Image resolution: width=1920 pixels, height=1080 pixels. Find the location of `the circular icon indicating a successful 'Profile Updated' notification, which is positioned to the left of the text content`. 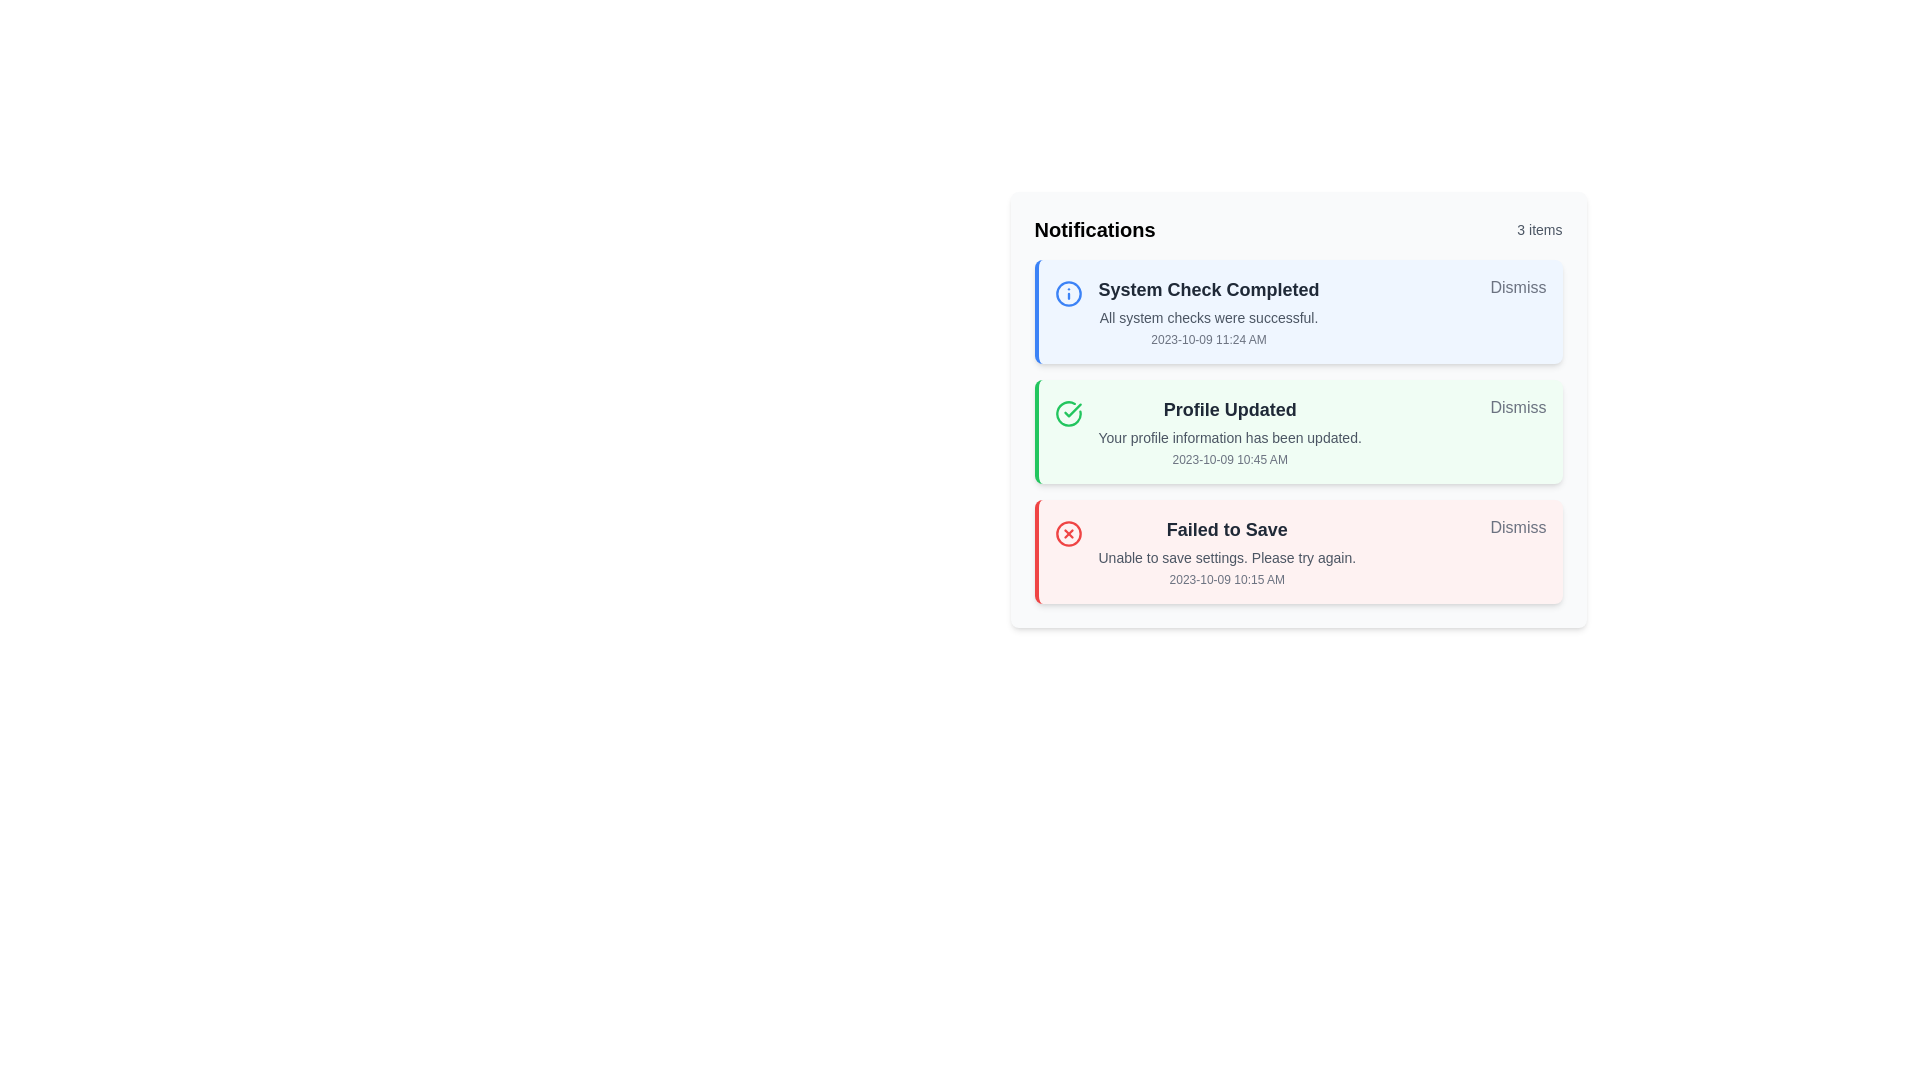

the circular icon indicating a successful 'Profile Updated' notification, which is positioned to the left of the text content is located at coordinates (1071, 409).